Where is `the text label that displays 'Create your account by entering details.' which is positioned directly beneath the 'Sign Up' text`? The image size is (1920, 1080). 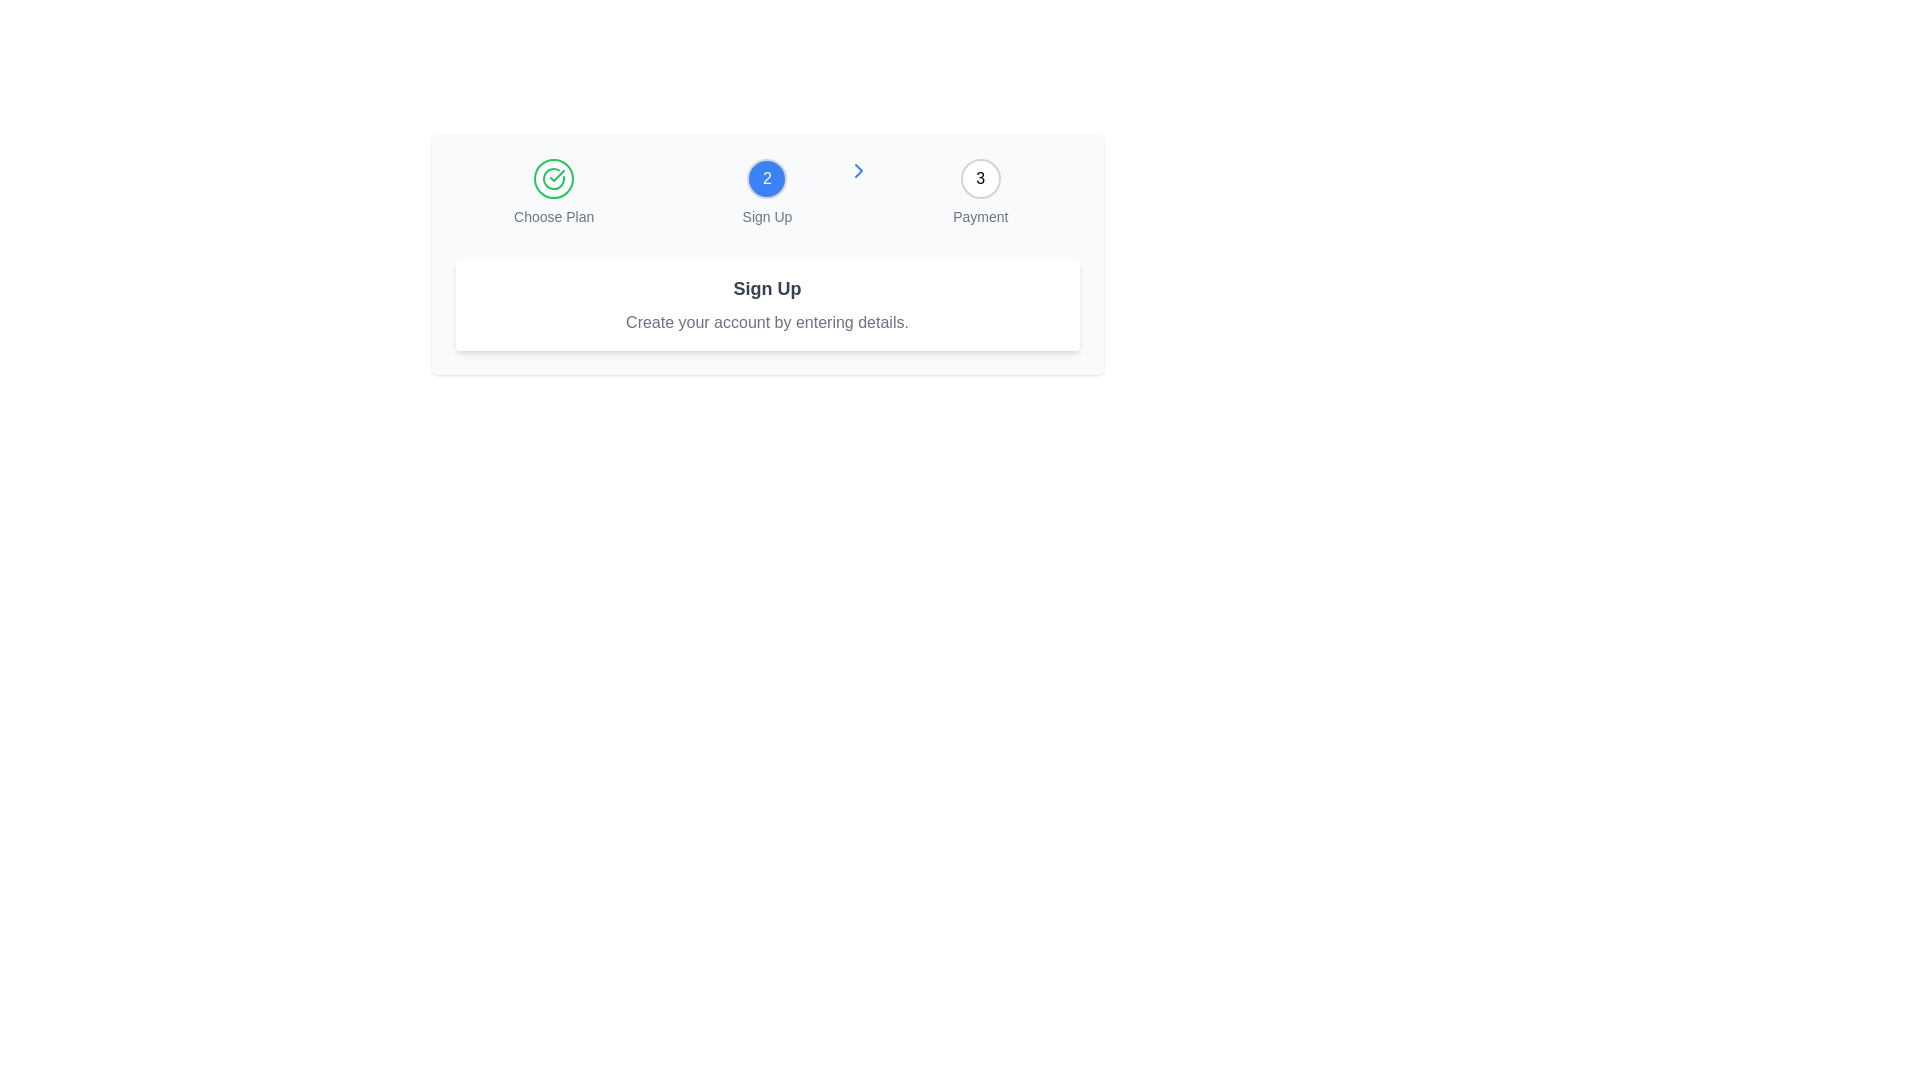
the text label that displays 'Create your account by entering details.' which is positioned directly beneath the 'Sign Up' text is located at coordinates (766, 322).